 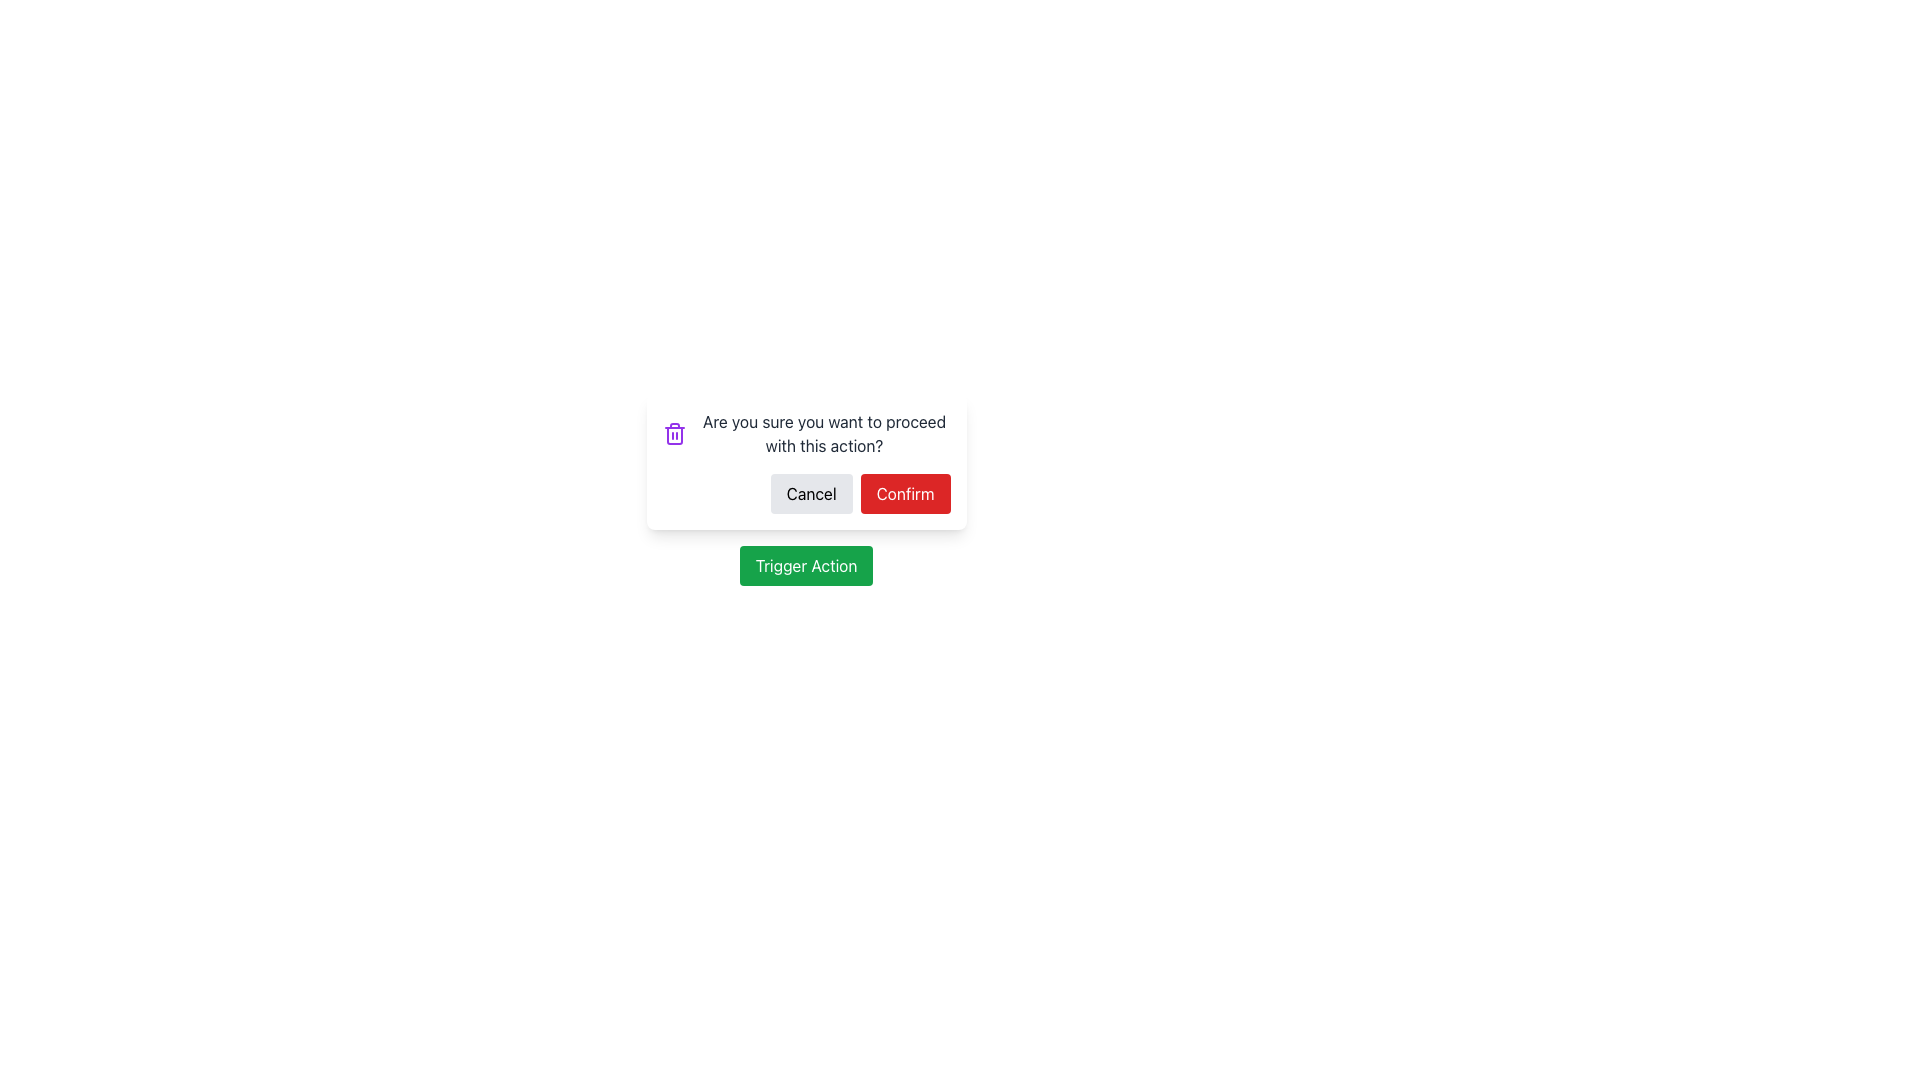 What do you see at coordinates (806, 462) in the screenshot?
I see `the 'Cancel' button located on the left side of the confirmation modal, which is a rounded rectangular dialog box with a white background and shadow effect` at bounding box center [806, 462].